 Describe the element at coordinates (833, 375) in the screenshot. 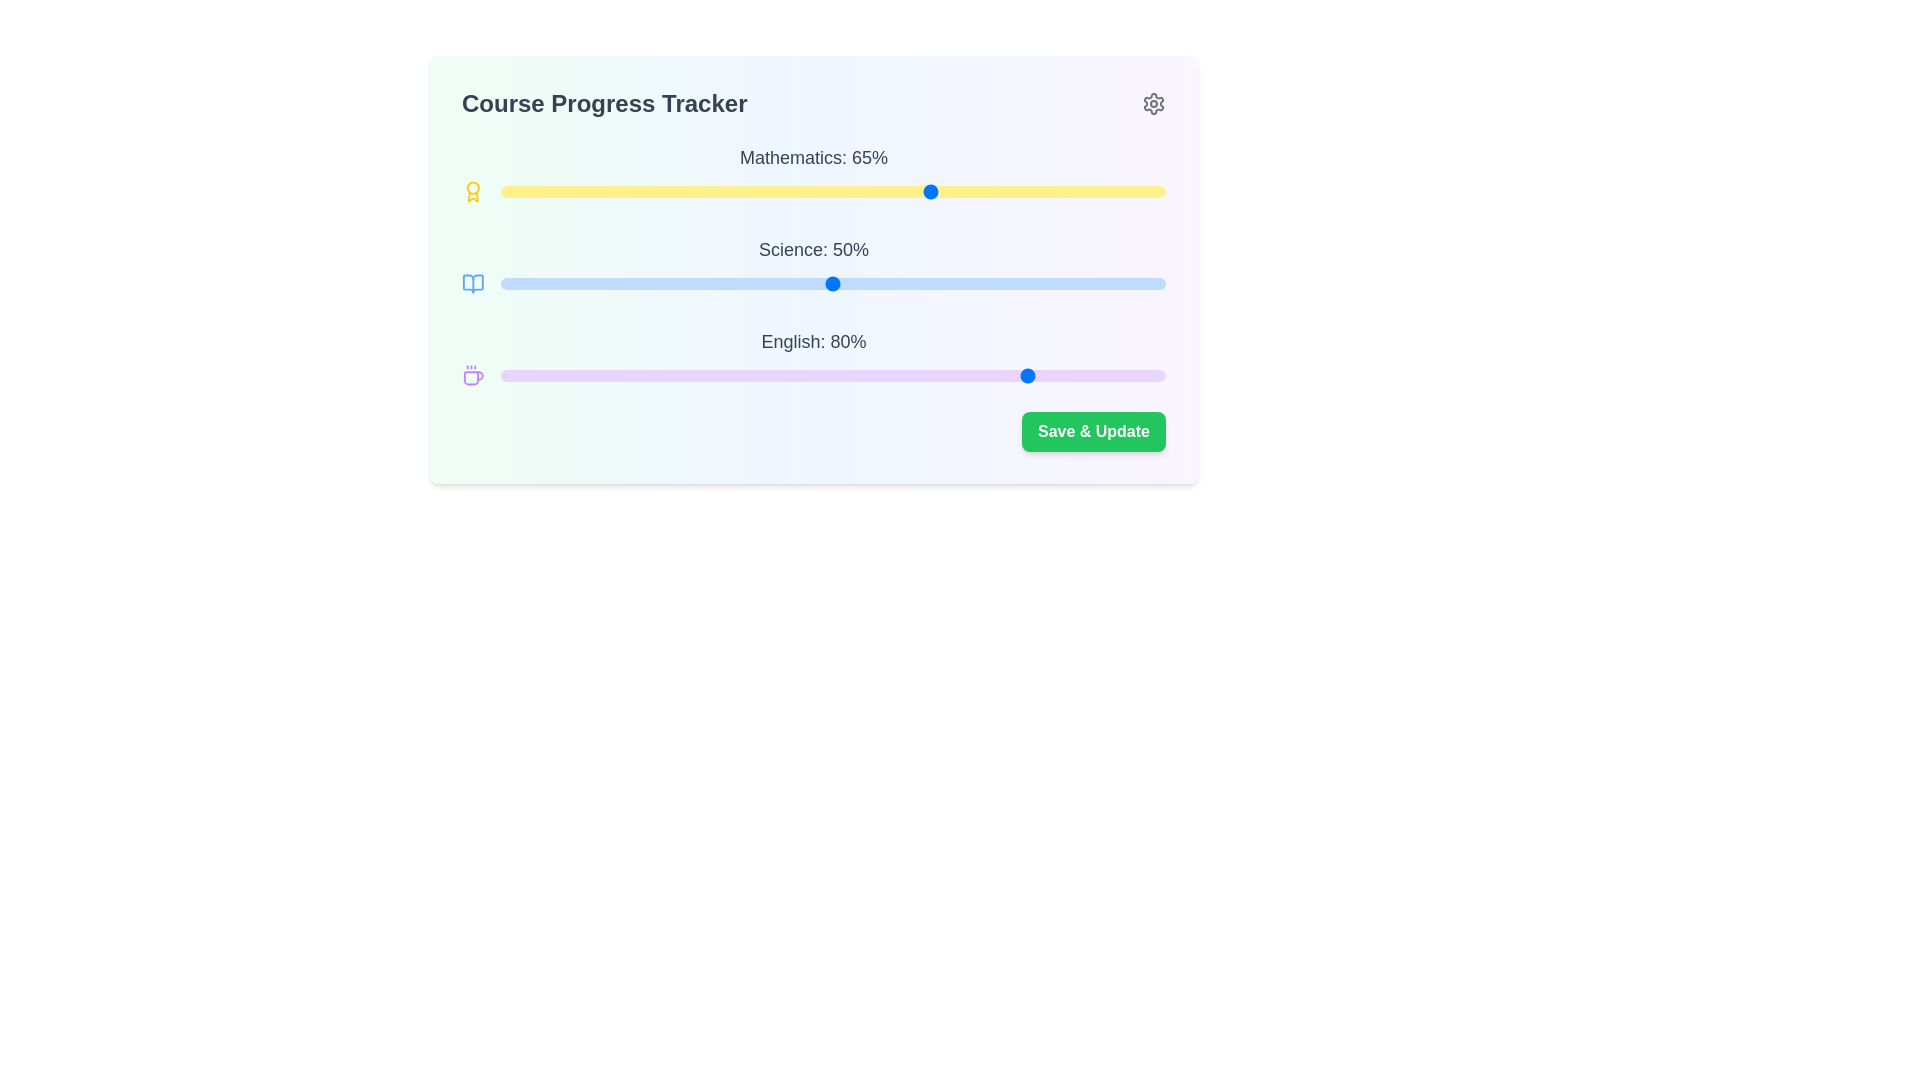

I see `the range slider located below the text 'English: 80%'` at that location.